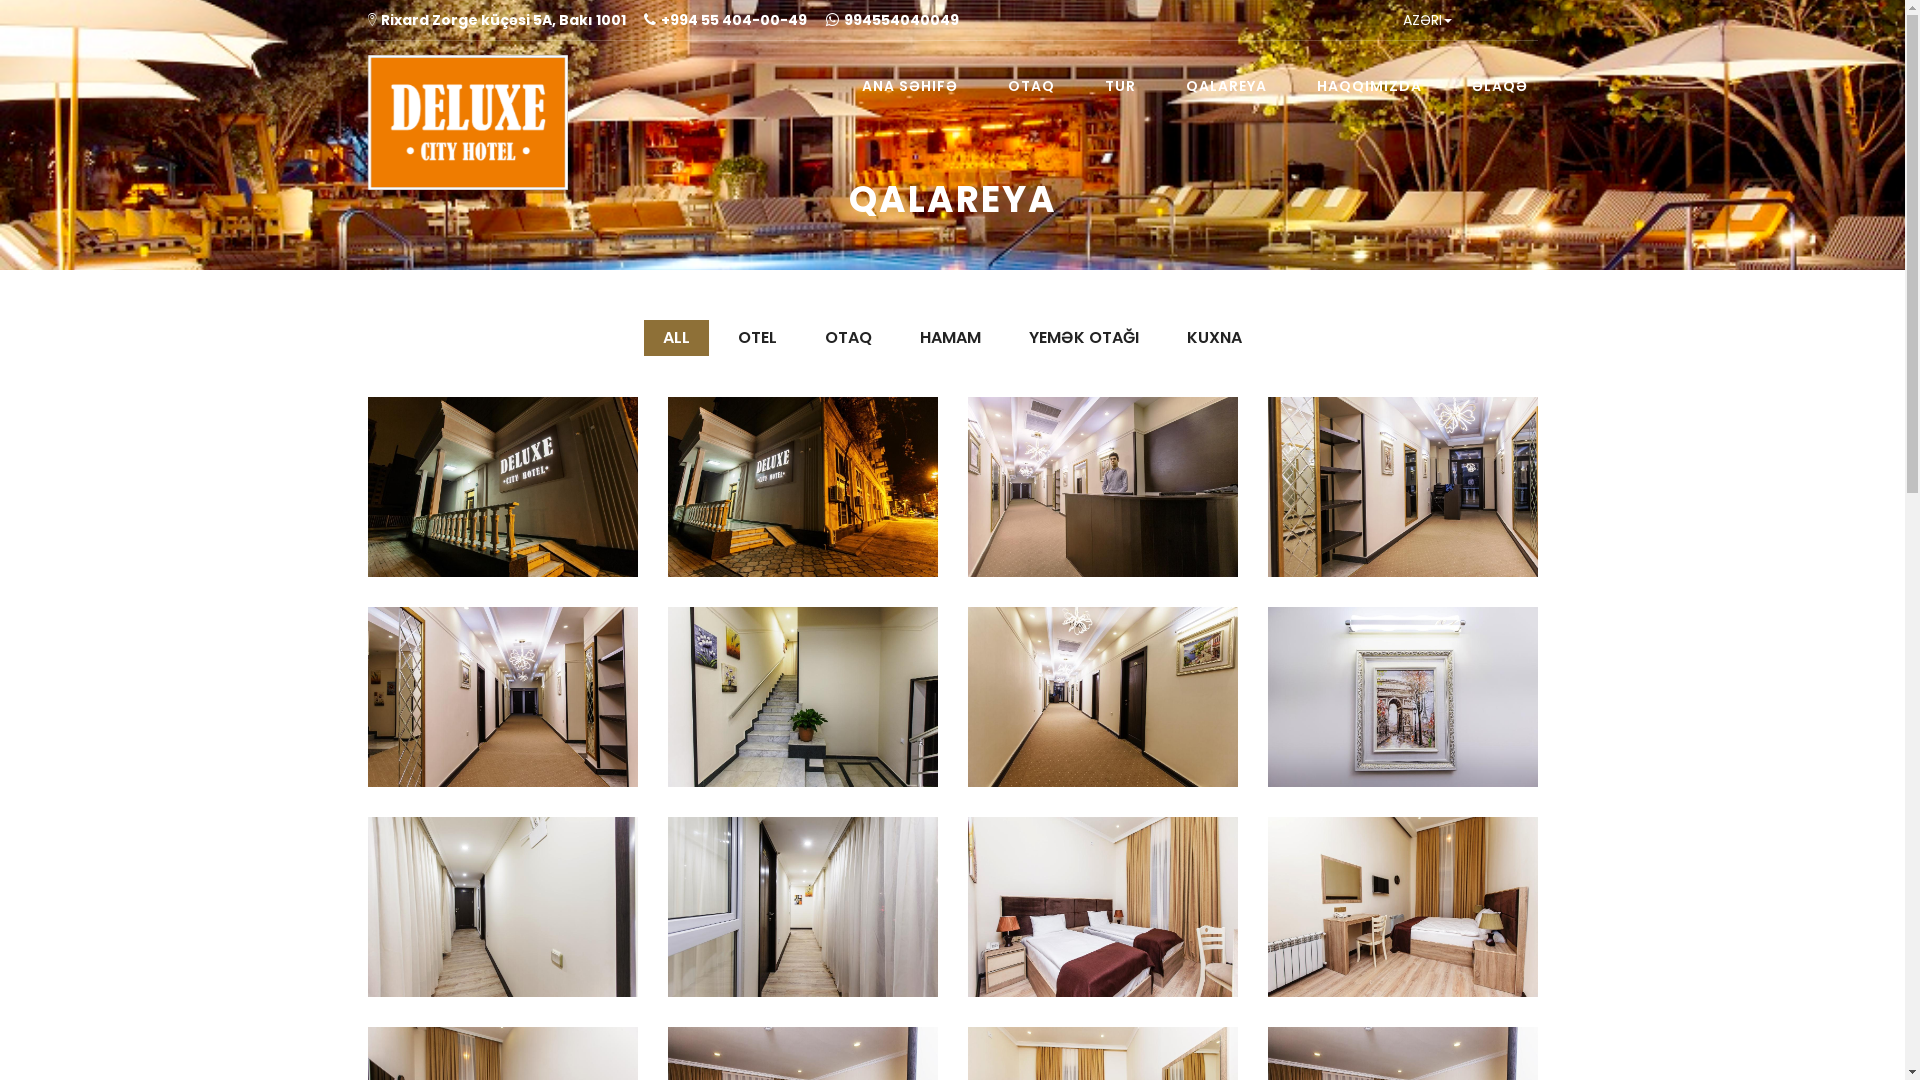  What do you see at coordinates (891, 19) in the screenshot?
I see `'994554040049'` at bounding box center [891, 19].